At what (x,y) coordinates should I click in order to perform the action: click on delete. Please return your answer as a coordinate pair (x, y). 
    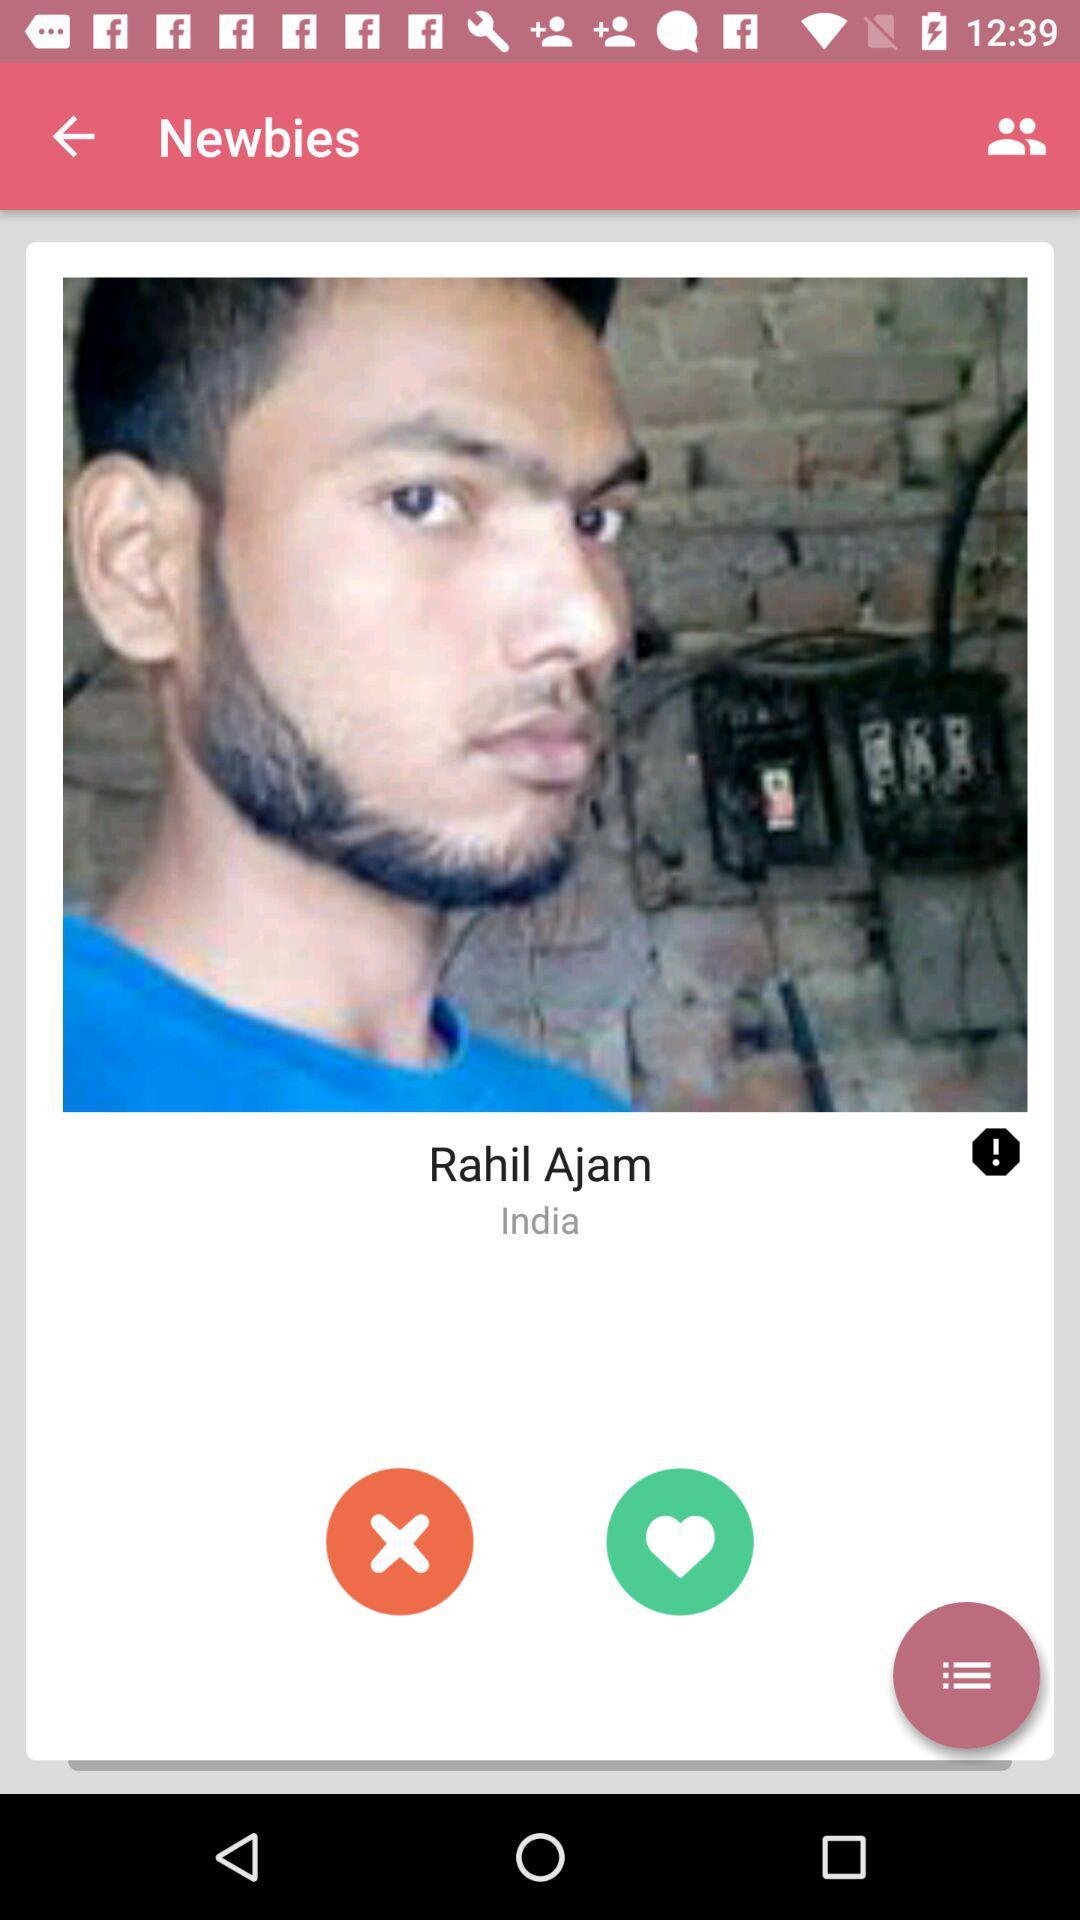
    Looking at the image, I should click on (400, 1540).